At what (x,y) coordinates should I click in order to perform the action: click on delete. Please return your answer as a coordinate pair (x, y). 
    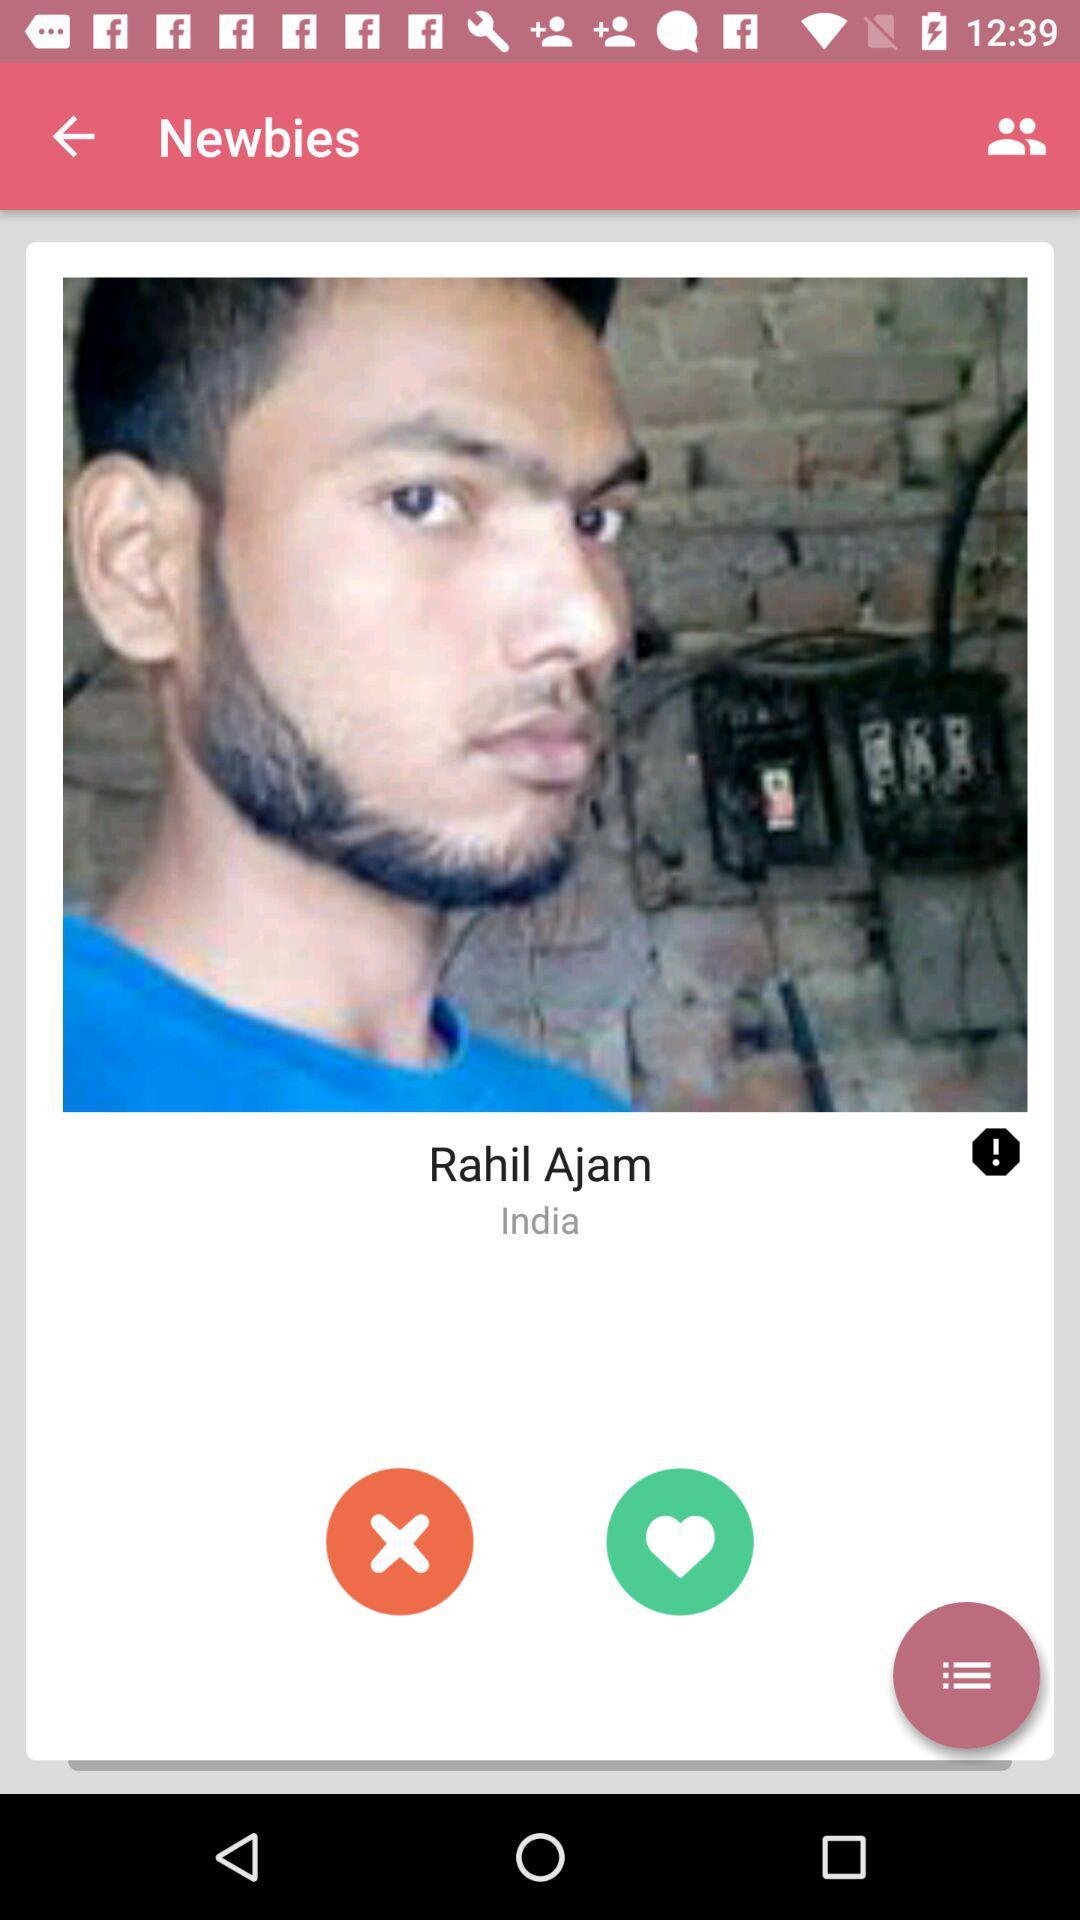
    Looking at the image, I should click on (400, 1540).